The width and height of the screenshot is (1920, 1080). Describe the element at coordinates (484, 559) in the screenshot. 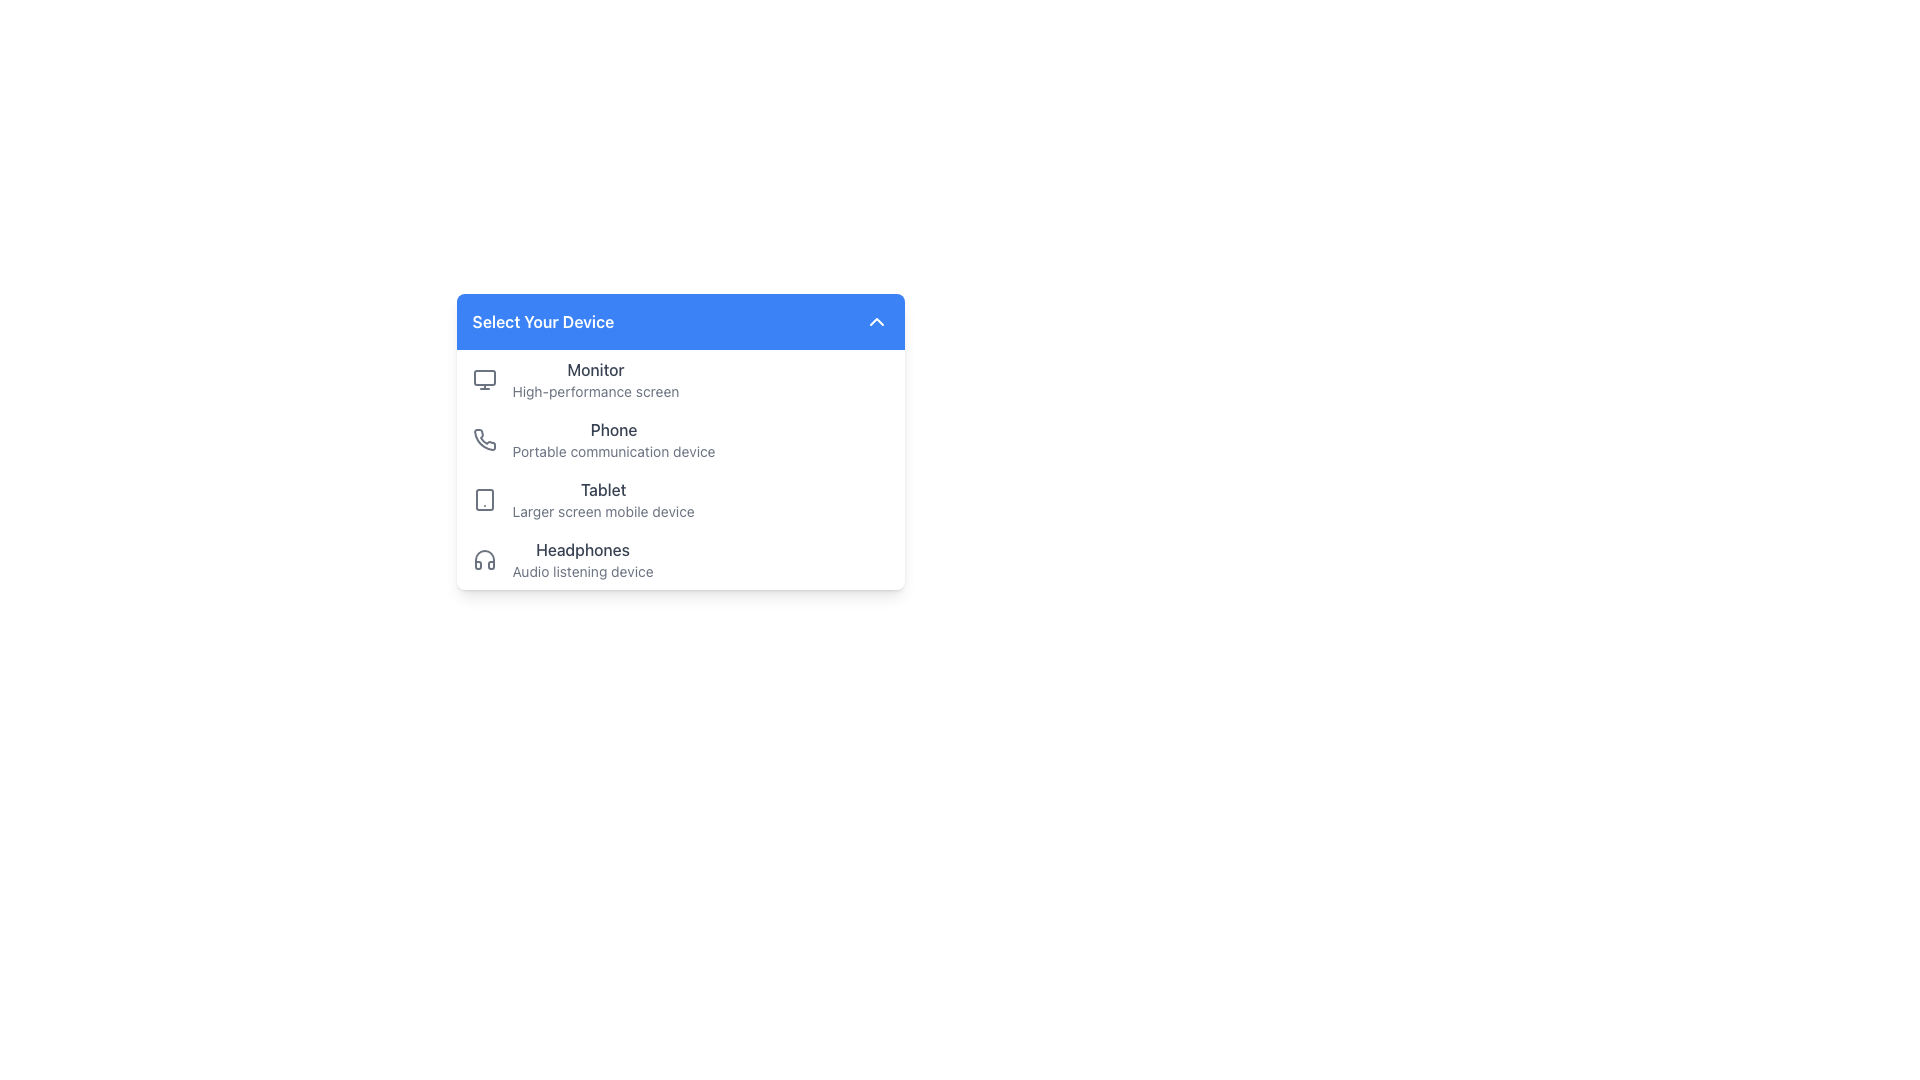

I see `the headphones icon, which is a minimalistic gray outlined icon positioned to the left of the 'Headphones' text in the menu list` at that location.